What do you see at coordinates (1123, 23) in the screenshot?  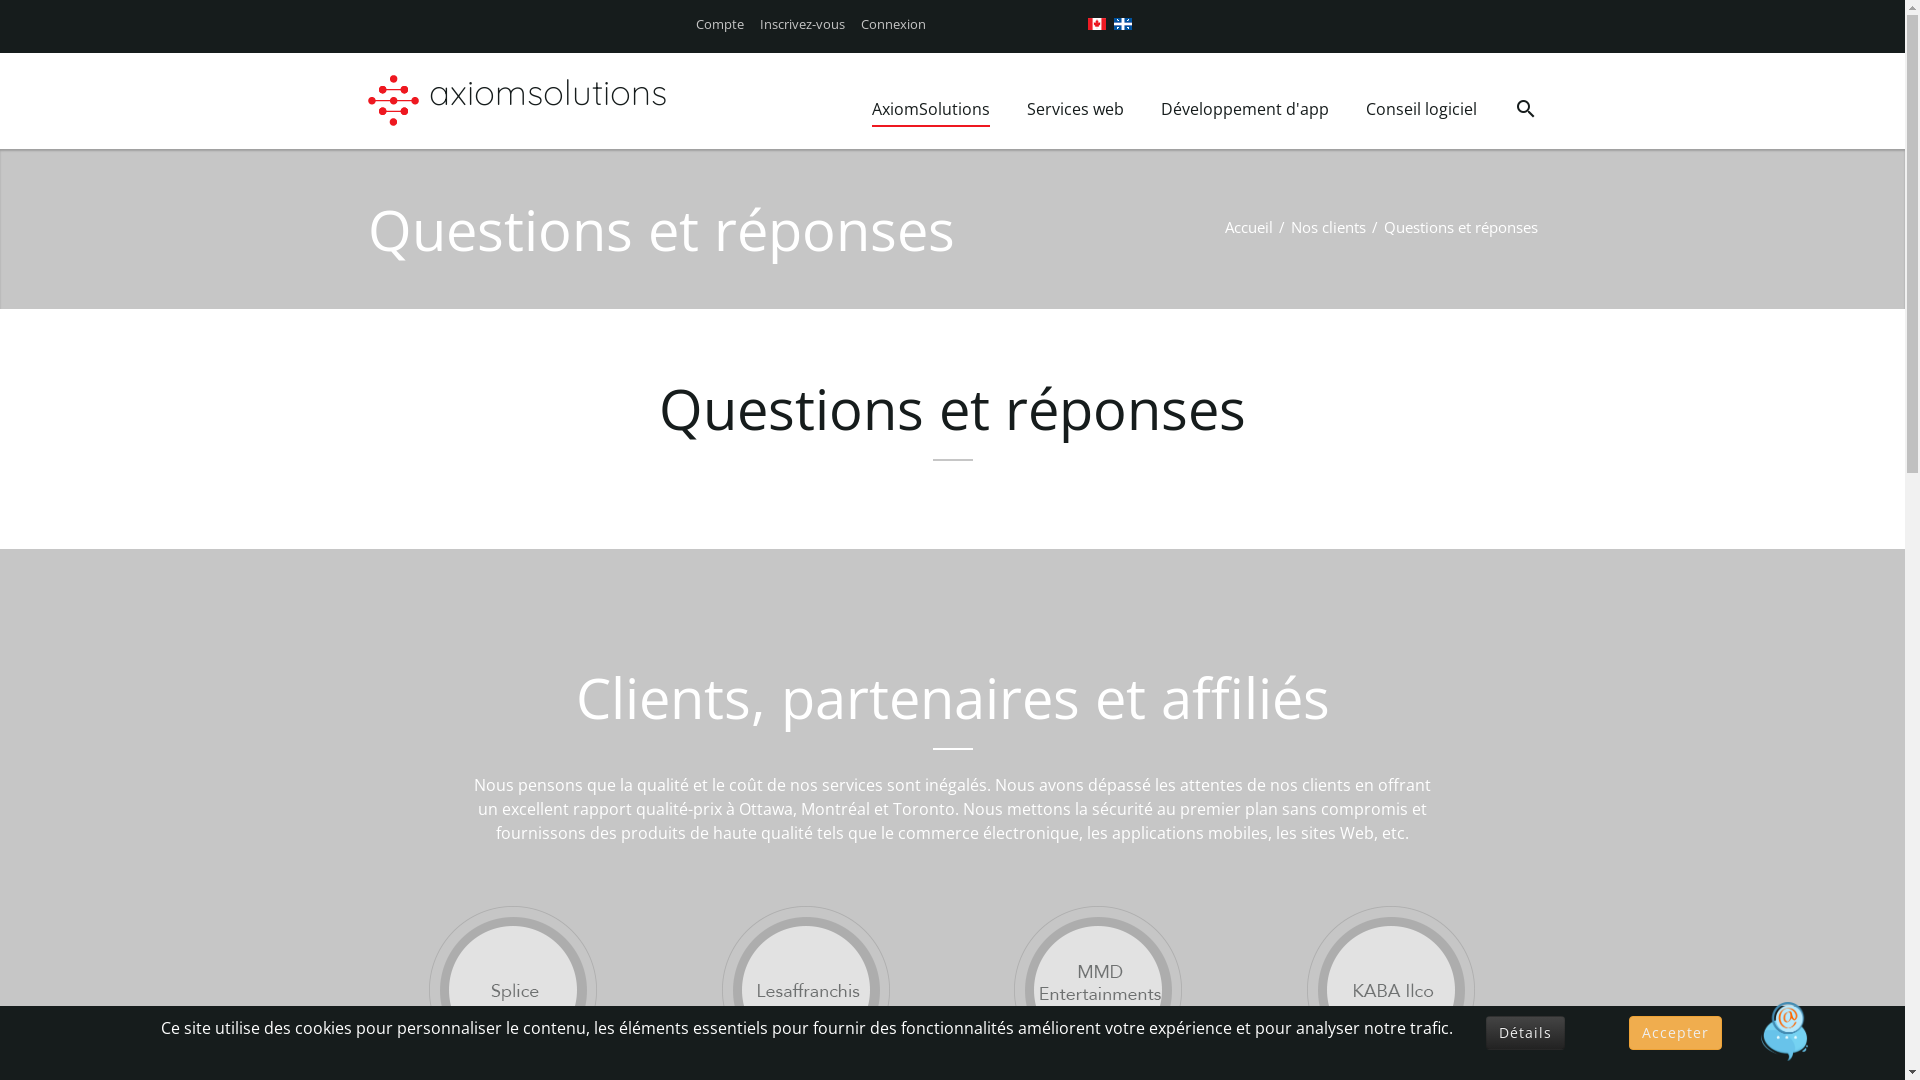 I see `'French (CA)'` at bounding box center [1123, 23].